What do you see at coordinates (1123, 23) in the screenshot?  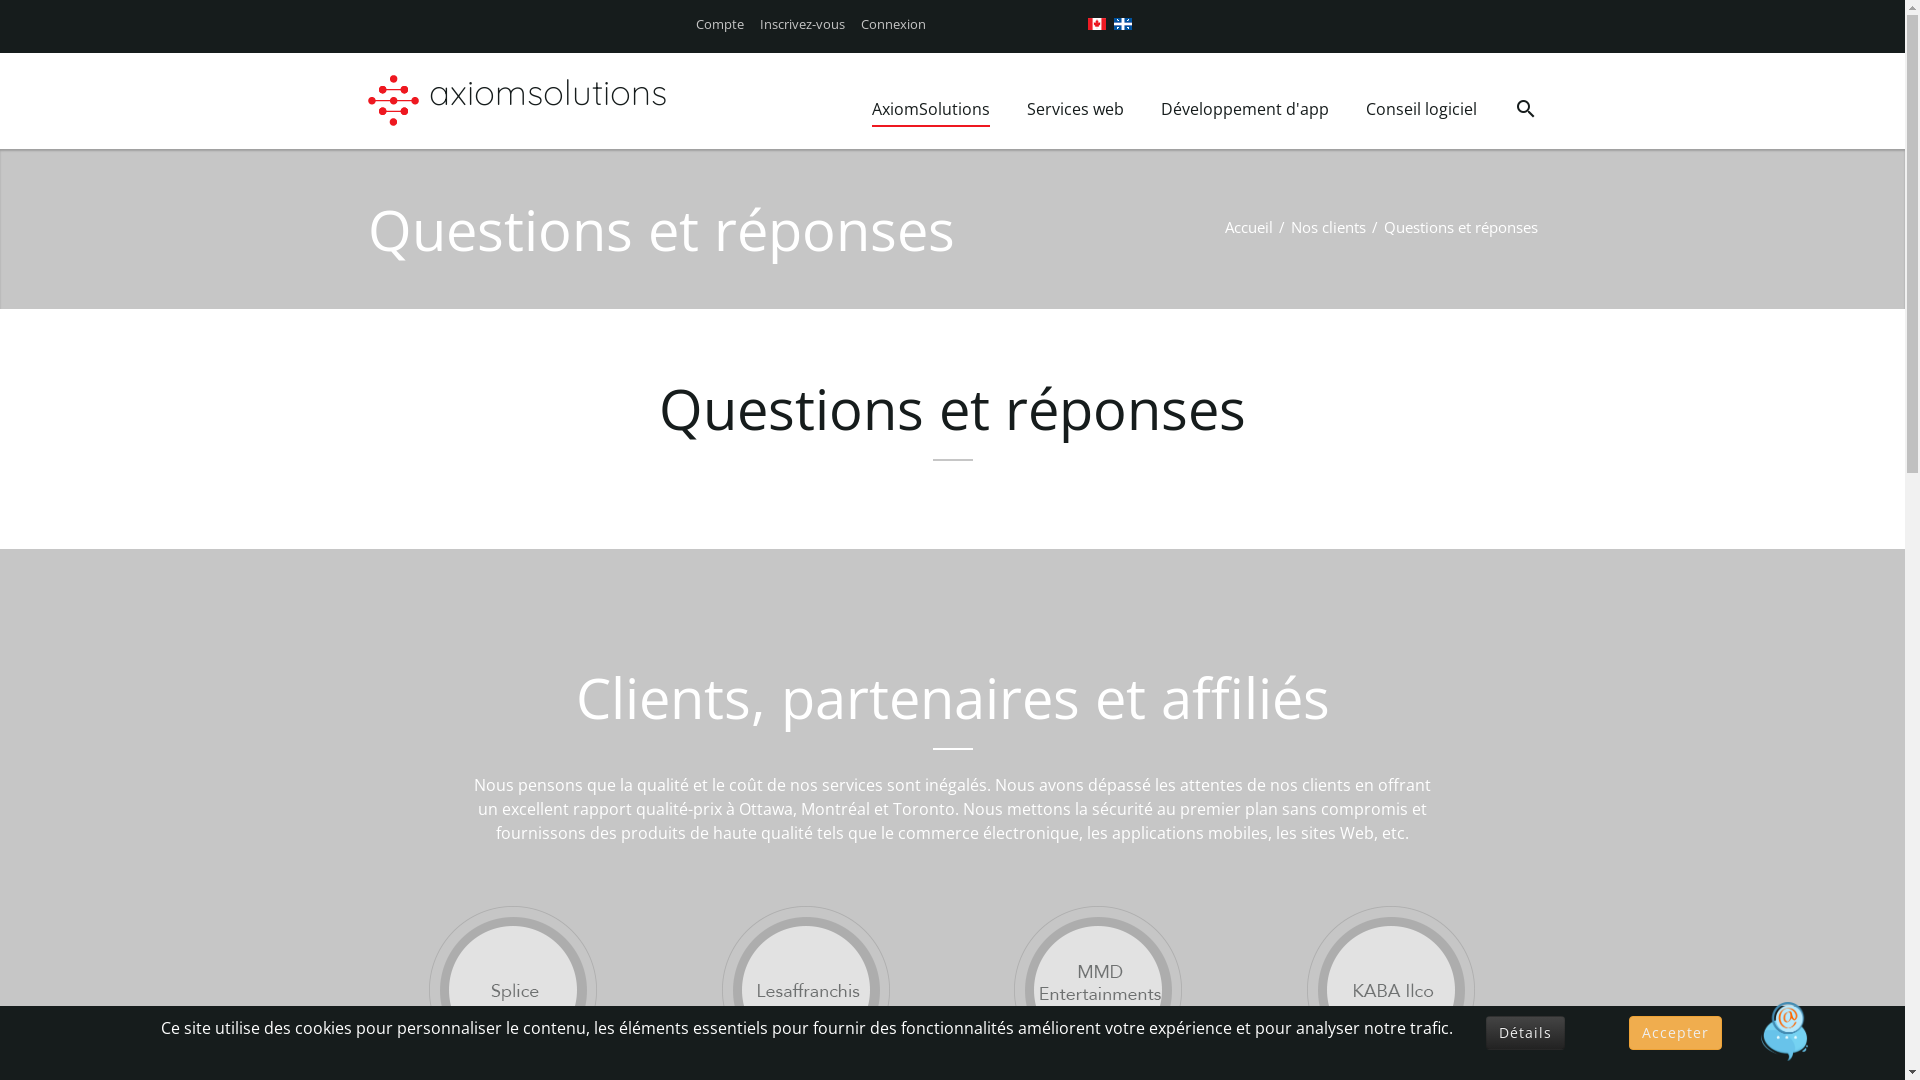 I see `'French (CA)'` at bounding box center [1123, 23].